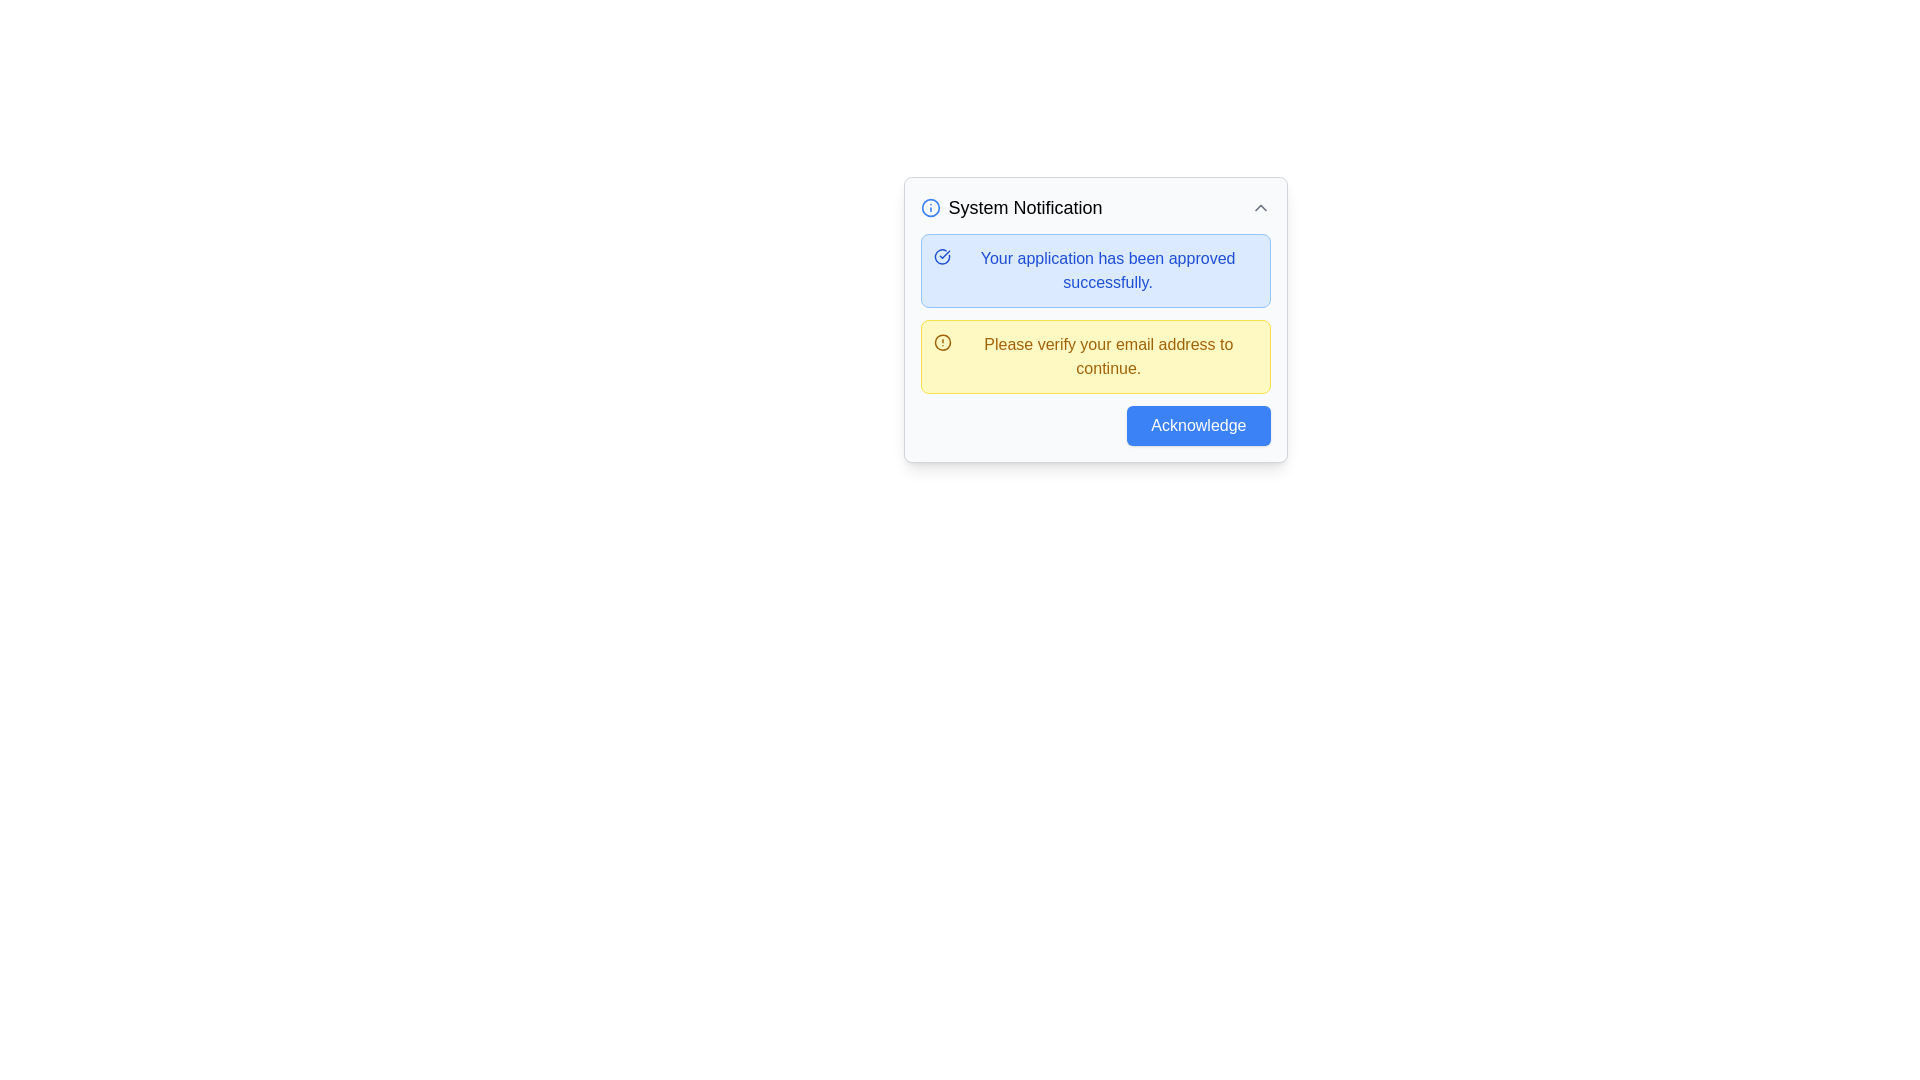  I want to click on blue check circle icon located to the left of the message 'Your application has been approved successfully.', so click(941, 256).